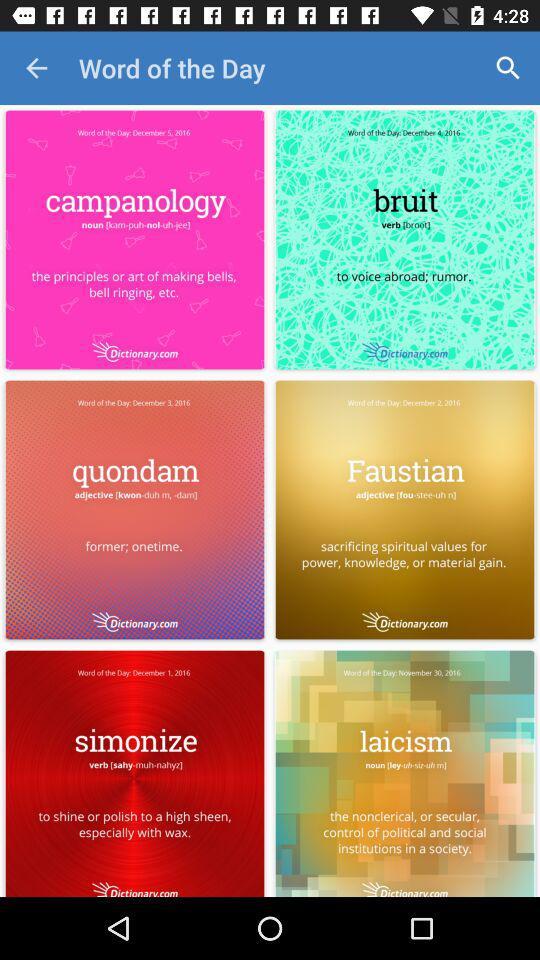  What do you see at coordinates (36, 68) in the screenshot?
I see `icon to the left of the word of the` at bounding box center [36, 68].